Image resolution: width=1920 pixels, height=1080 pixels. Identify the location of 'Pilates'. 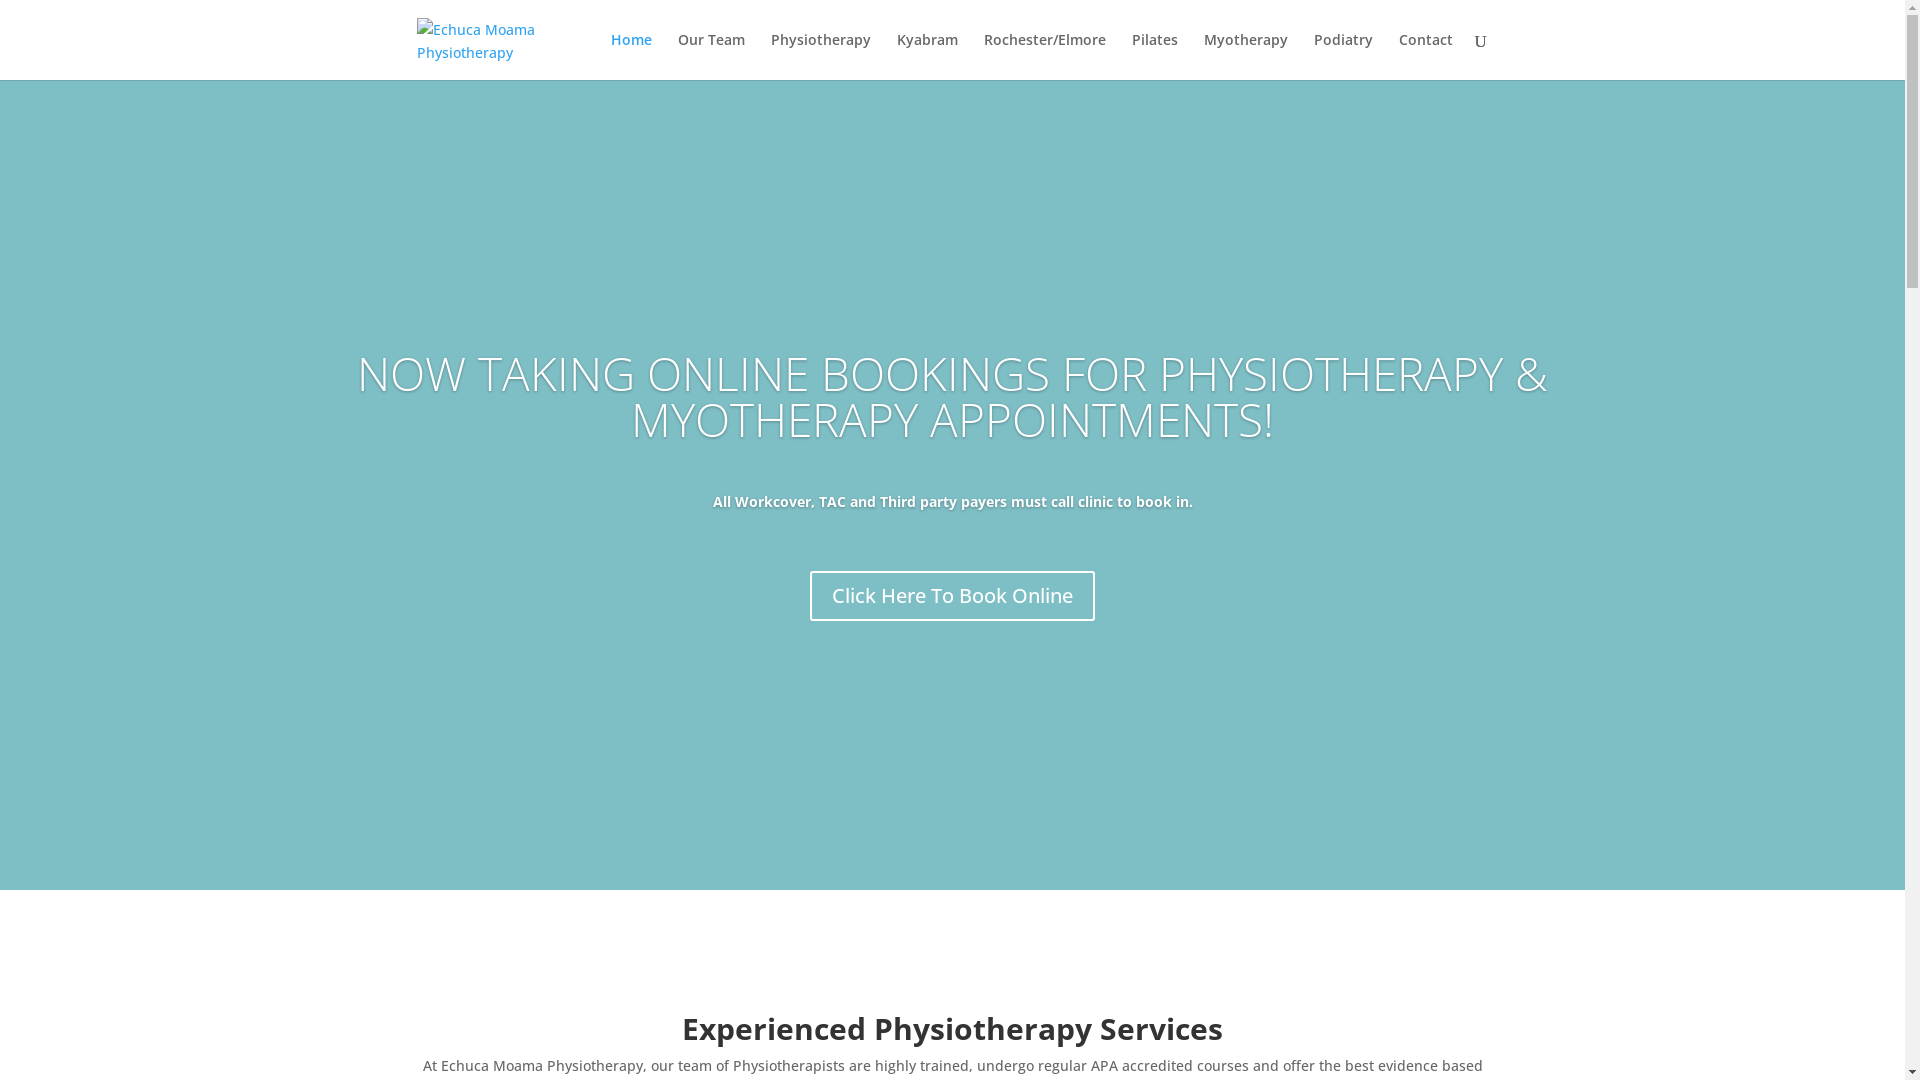
(1155, 55).